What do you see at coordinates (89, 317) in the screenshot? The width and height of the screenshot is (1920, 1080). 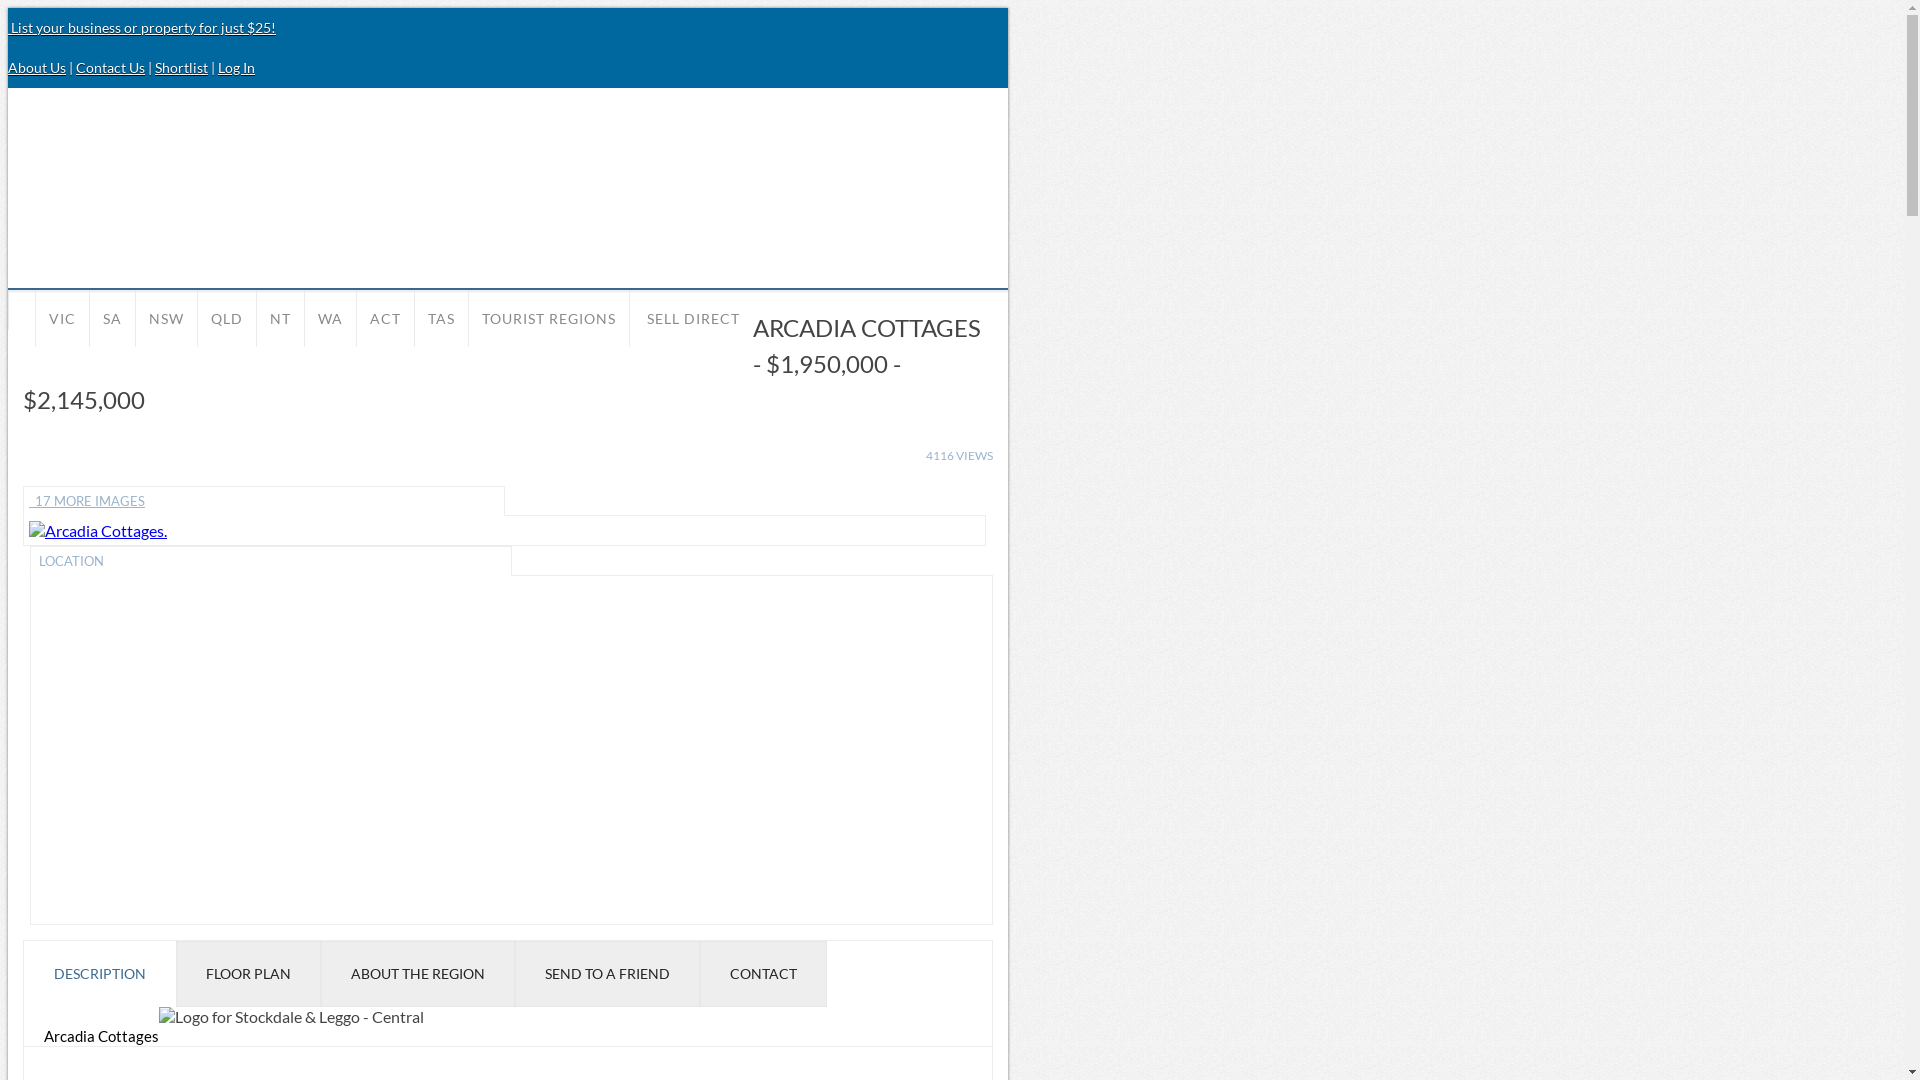 I see `'SA'` at bounding box center [89, 317].